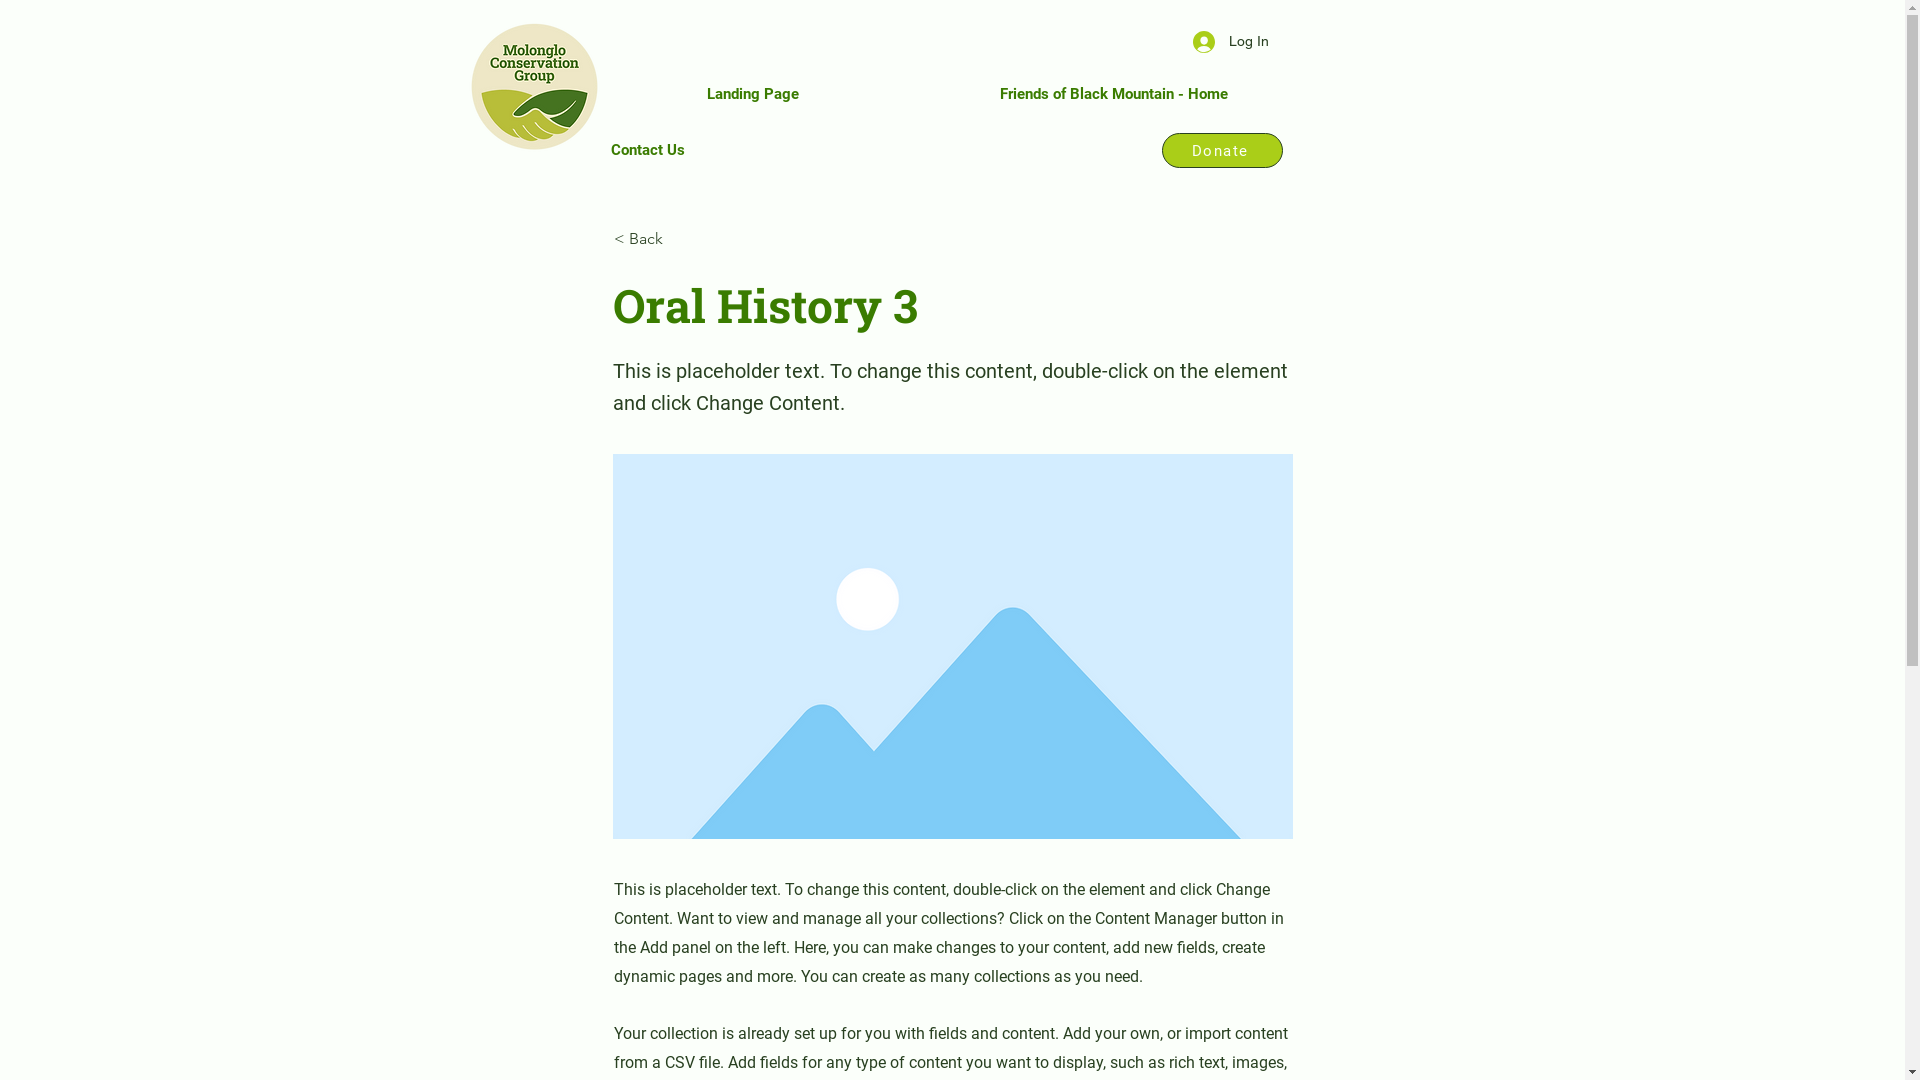 The width and height of the screenshot is (1920, 1080). What do you see at coordinates (1221, 149) in the screenshot?
I see `'Donate'` at bounding box center [1221, 149].